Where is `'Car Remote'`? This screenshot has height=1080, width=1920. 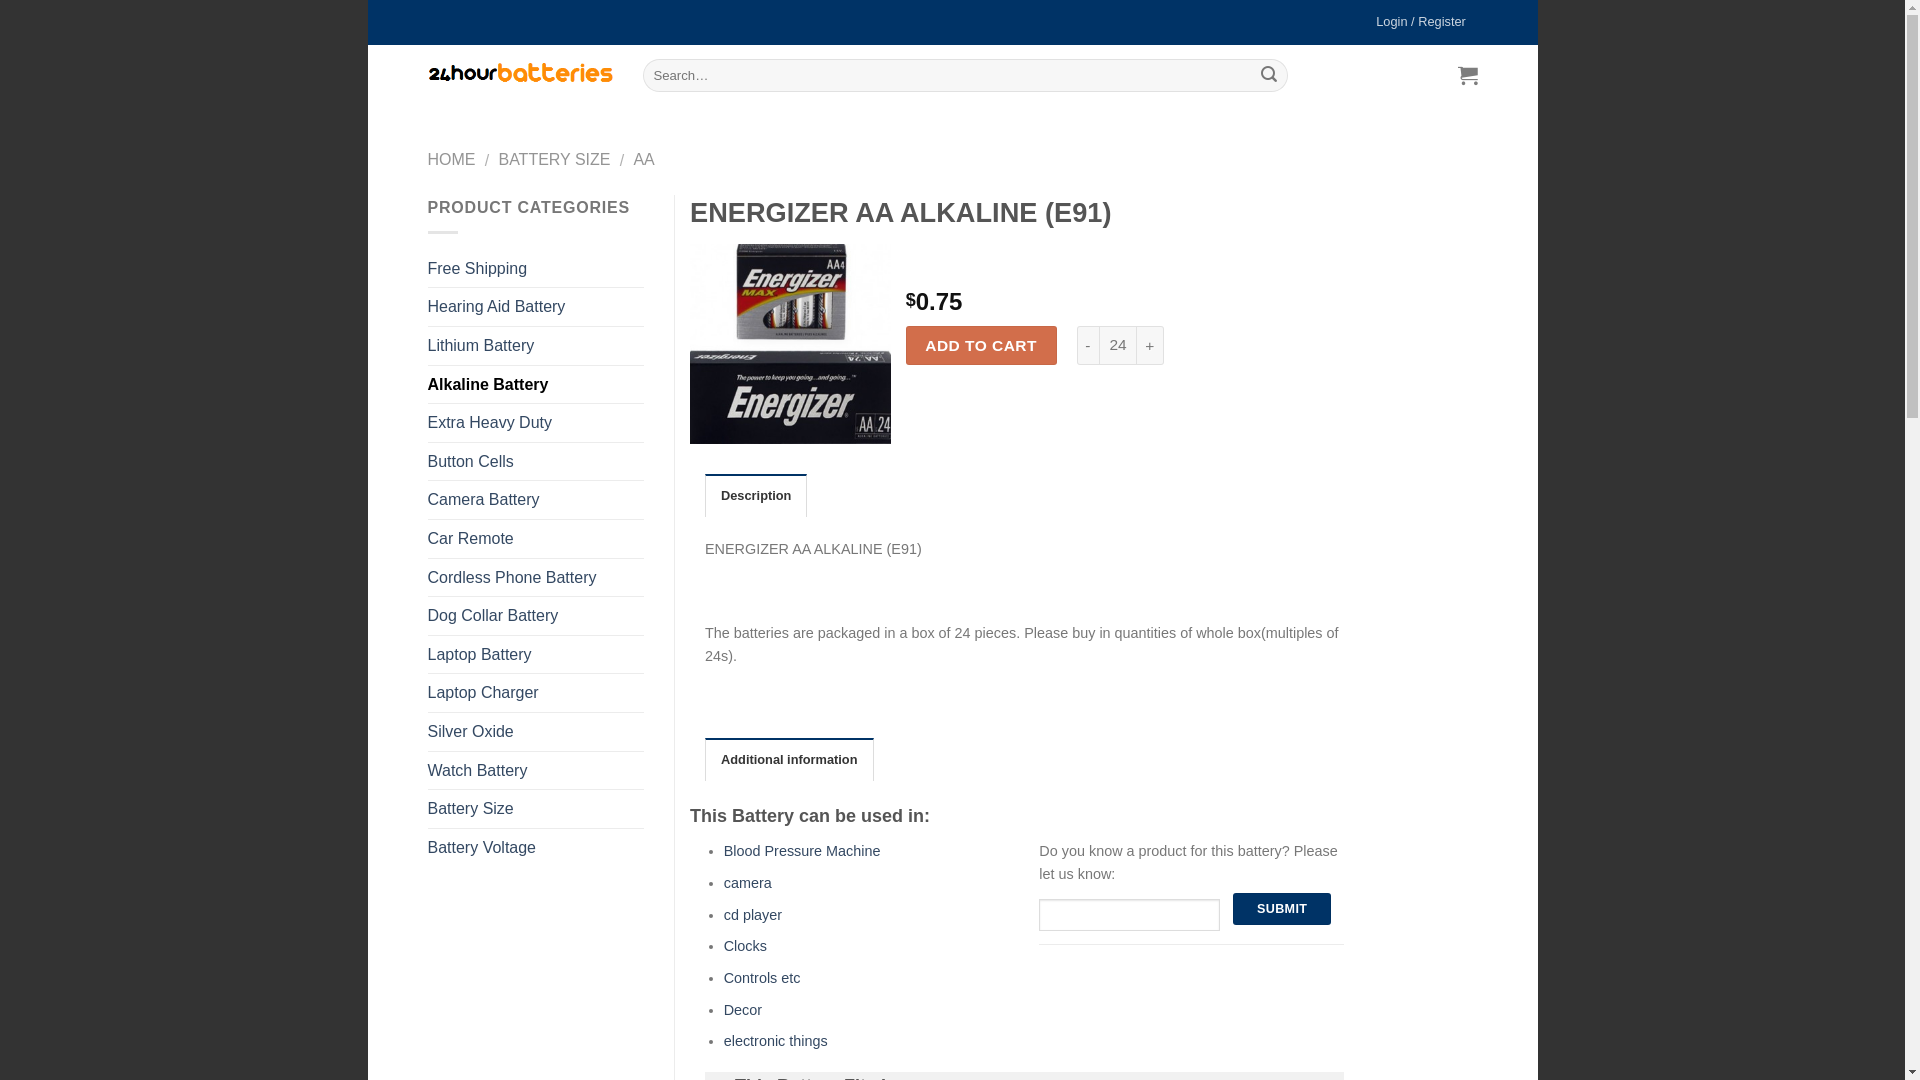
'Car Remote' is located at coordinates (536, 538).